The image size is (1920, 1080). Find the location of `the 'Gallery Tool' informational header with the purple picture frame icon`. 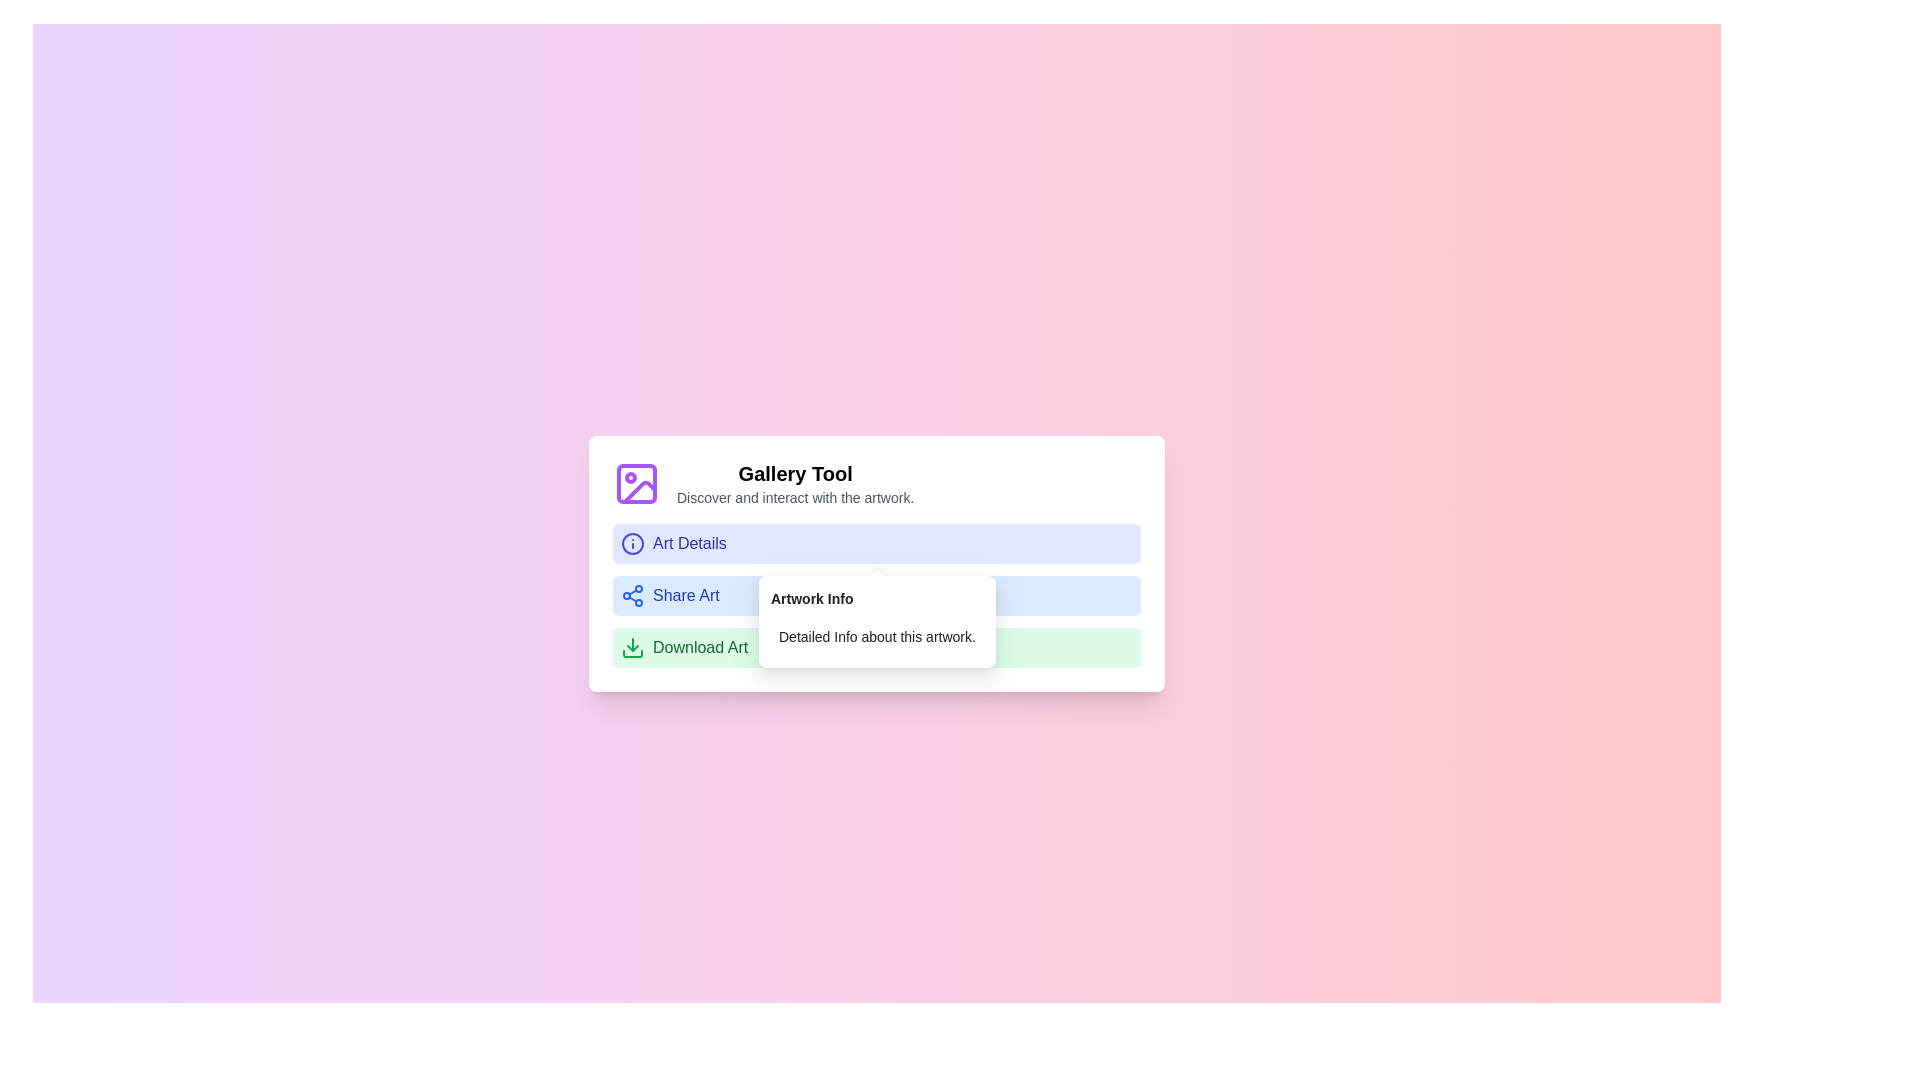

the 'Gallery Tool' informational header with the purple picture frame icon is located at coordinates (877, 483).